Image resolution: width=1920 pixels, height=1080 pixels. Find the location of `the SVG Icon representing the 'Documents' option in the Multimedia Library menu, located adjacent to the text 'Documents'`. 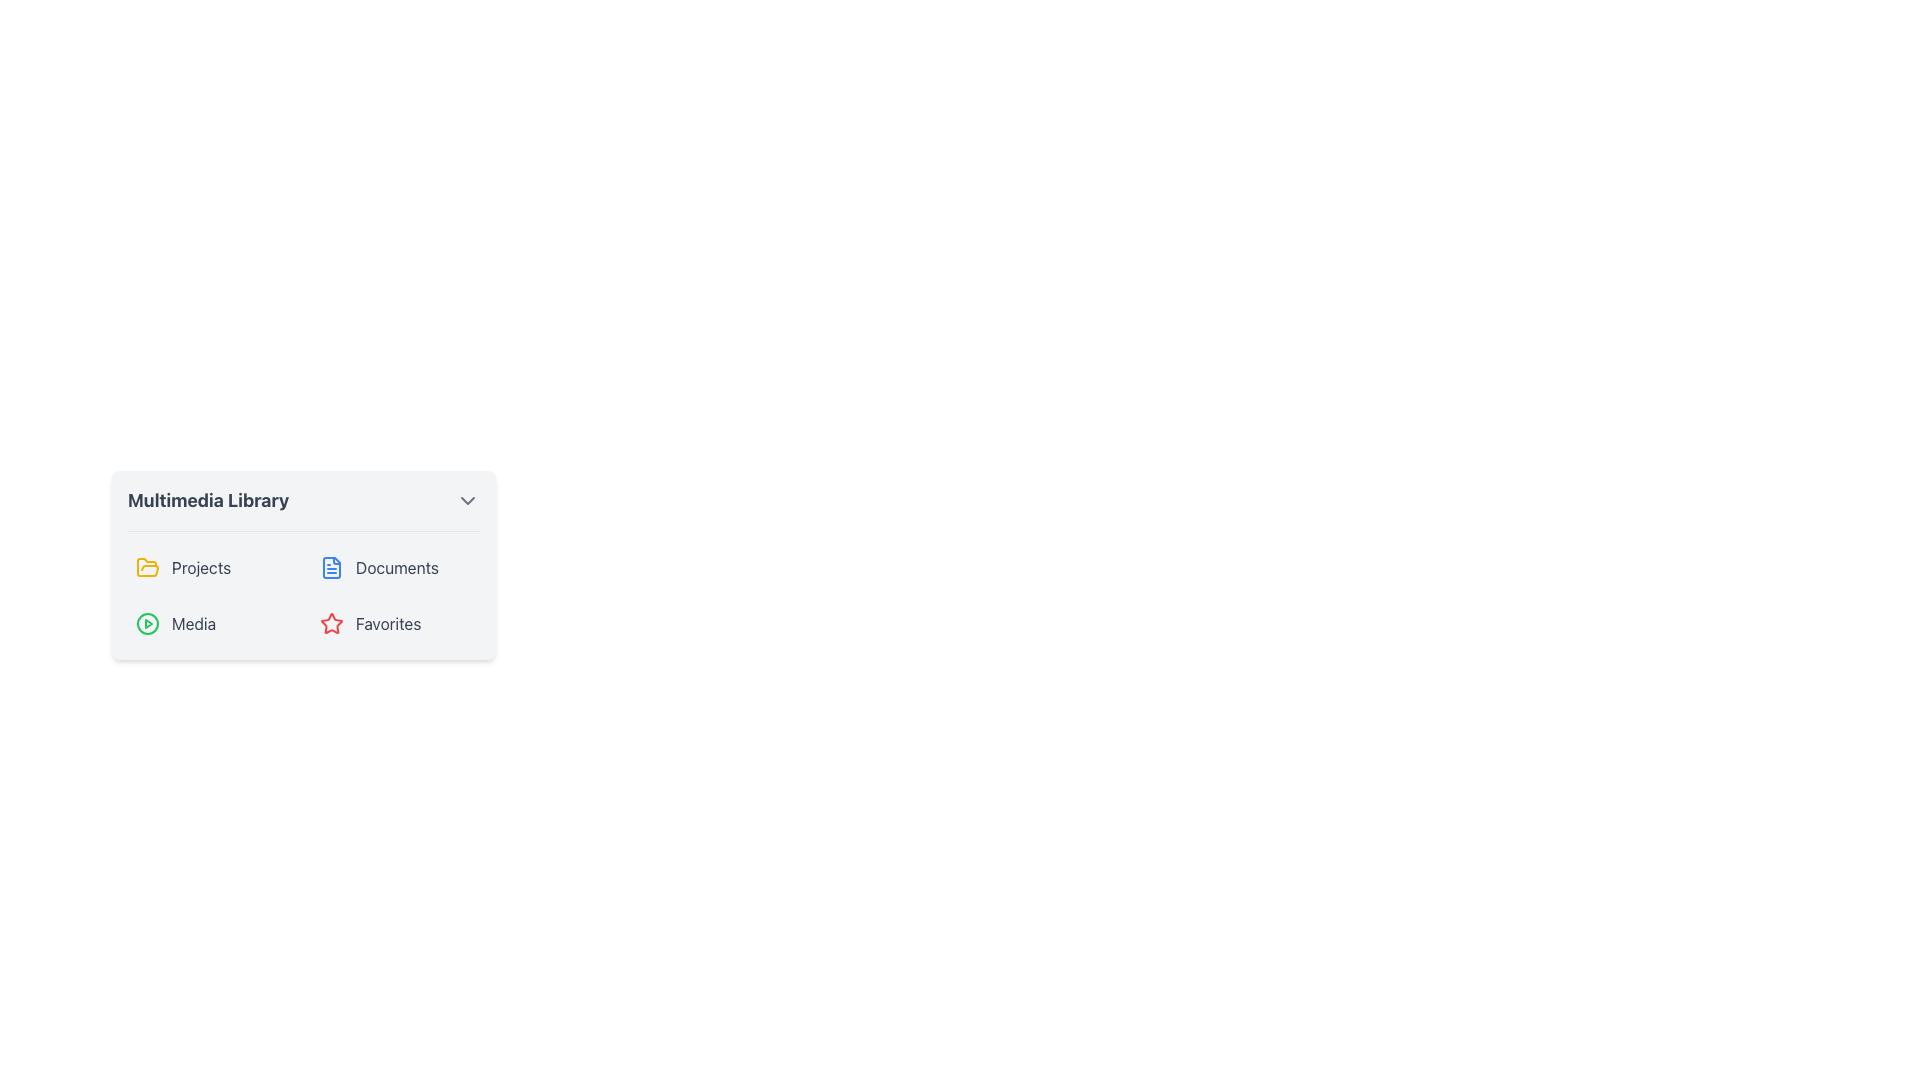

the SVG Icon representing the 'Documents' option in the Multimedia Library menu, located adjacent to the text 'Documents' is located at coordinates (331, 567).